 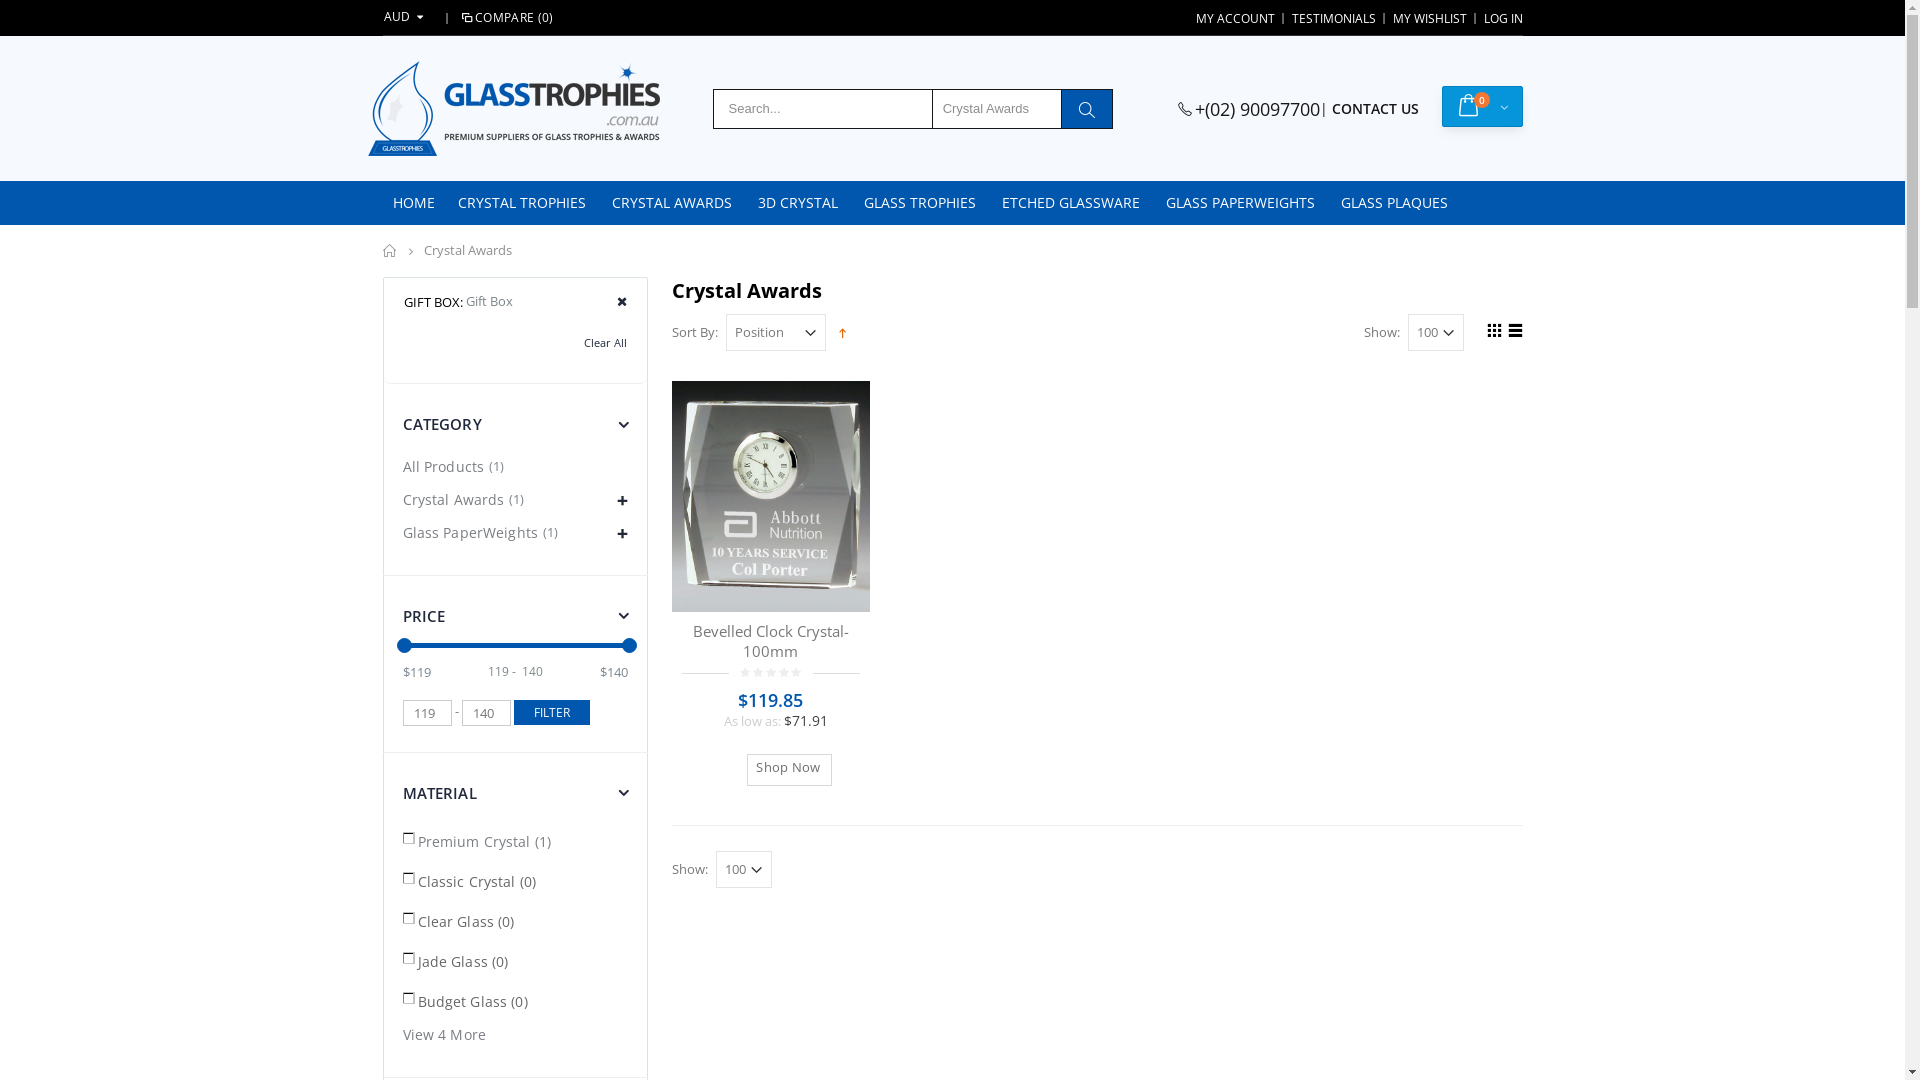 What do you see at coordinates (1511, 331) in the screenshot?
I see `'List'` at bounding box center [1511, 331].